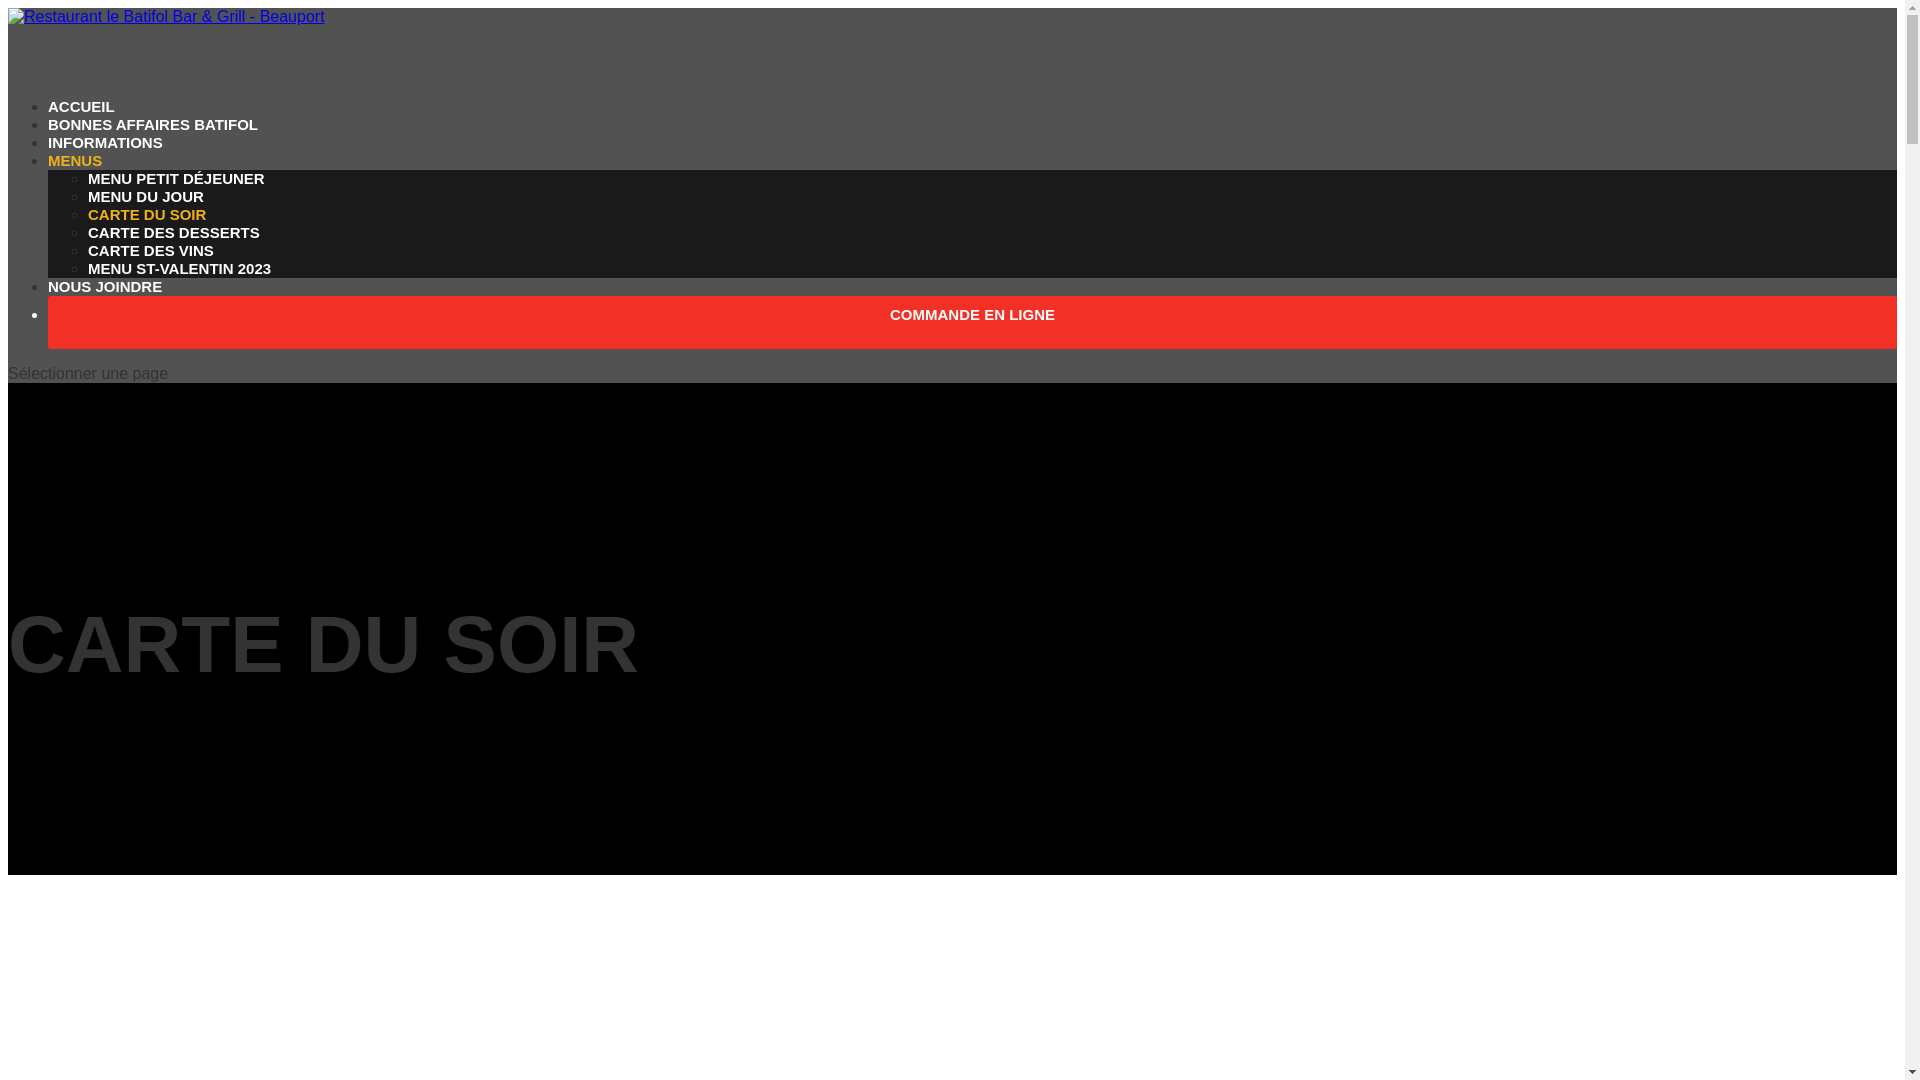  What do you see at coordinates (179, 267) in the screenshot?
I see `'MENU ST-VALENTIN 2023'` at bounding box center [179, 267].